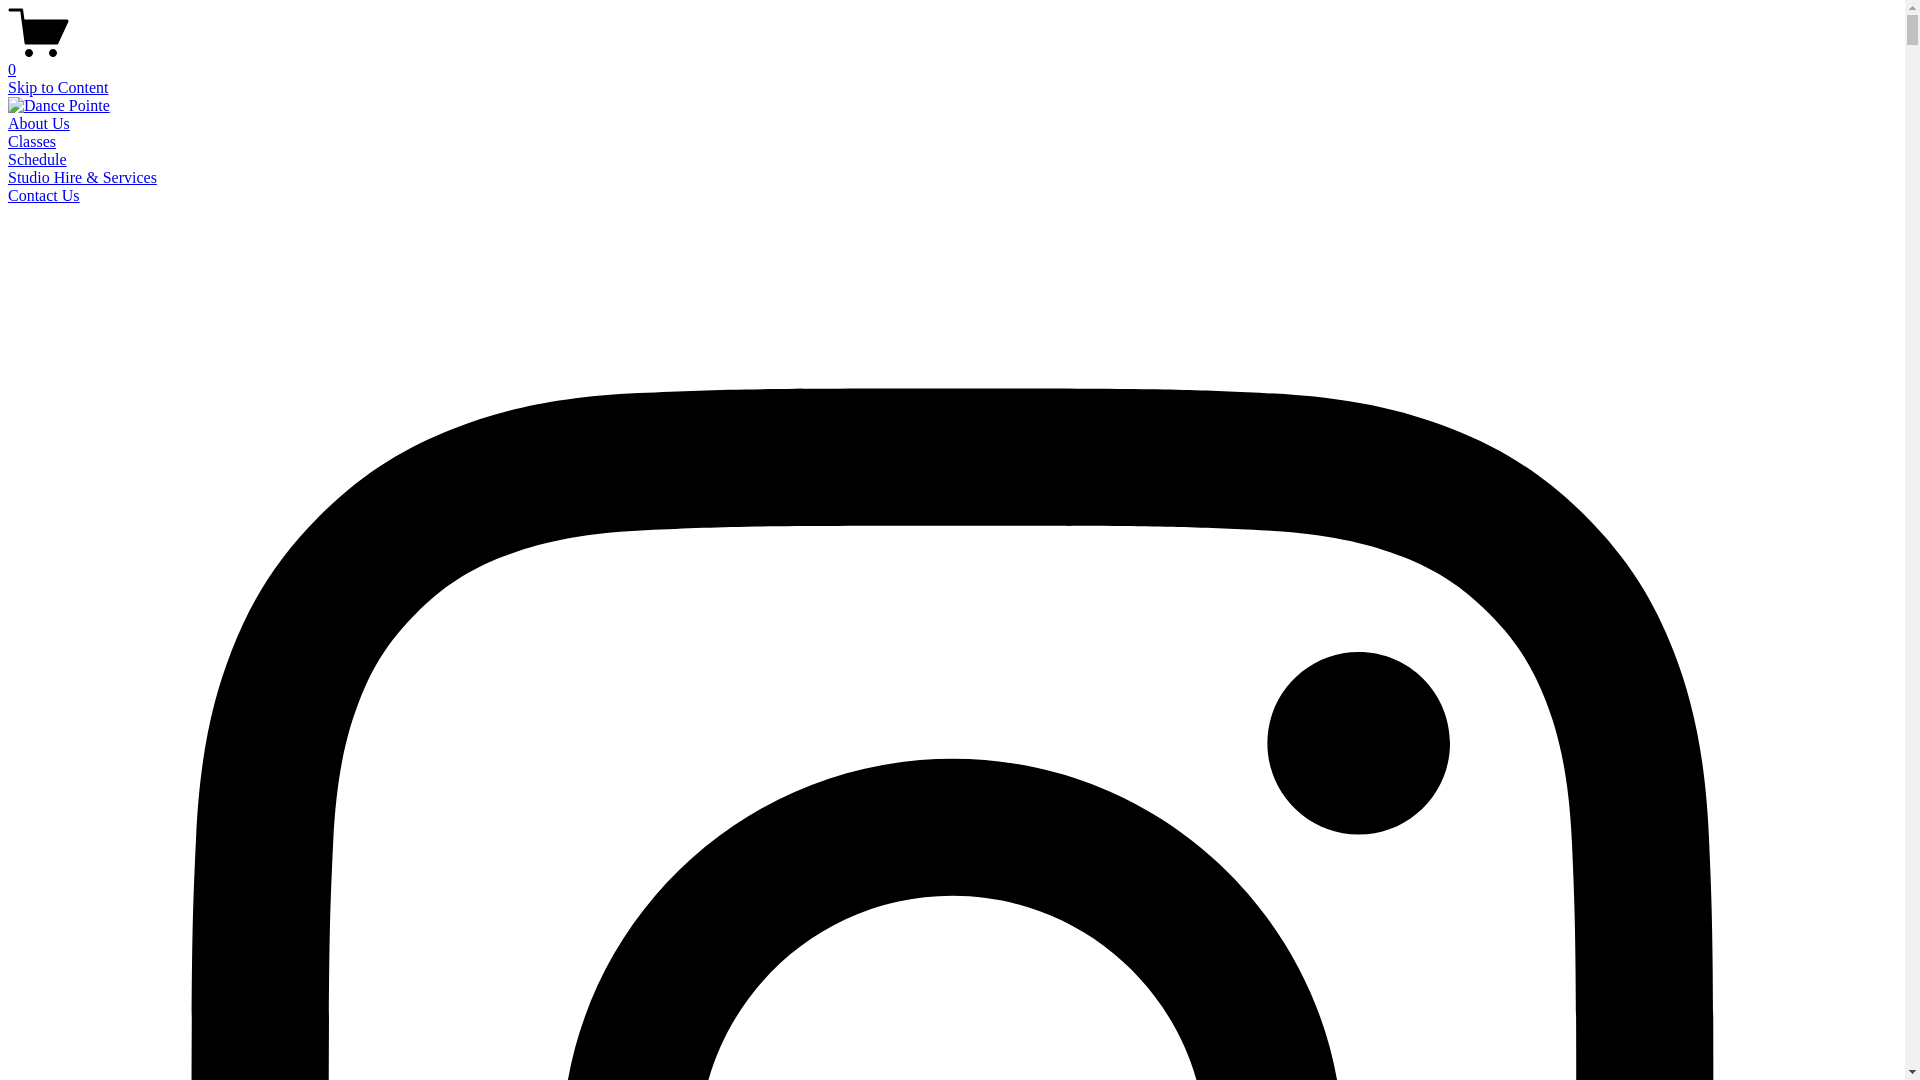 The width and height of the screenshot is (1920, 1080). I want to click on 'Schedule', so click(37, 158).